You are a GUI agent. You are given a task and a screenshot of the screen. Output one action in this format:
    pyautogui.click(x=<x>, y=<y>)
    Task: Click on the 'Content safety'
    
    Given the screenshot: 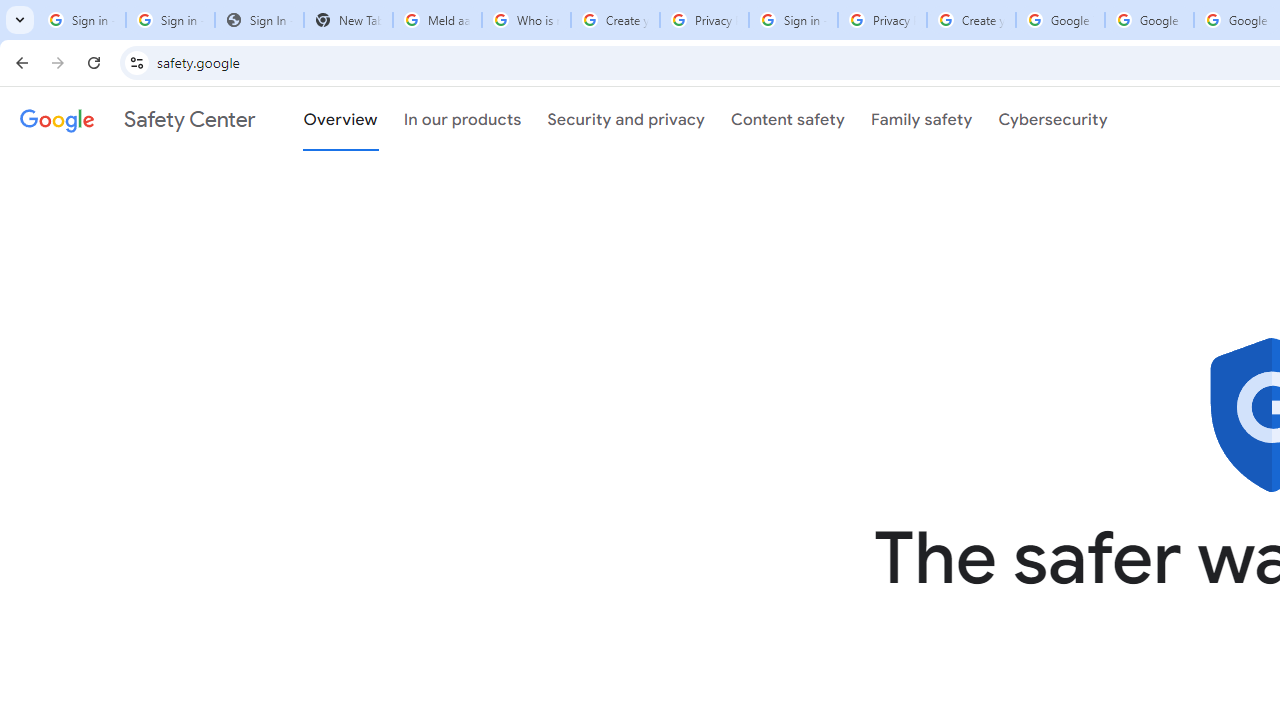 What is the action you would take?
    pyautogui.click(x=786, y=119)
    